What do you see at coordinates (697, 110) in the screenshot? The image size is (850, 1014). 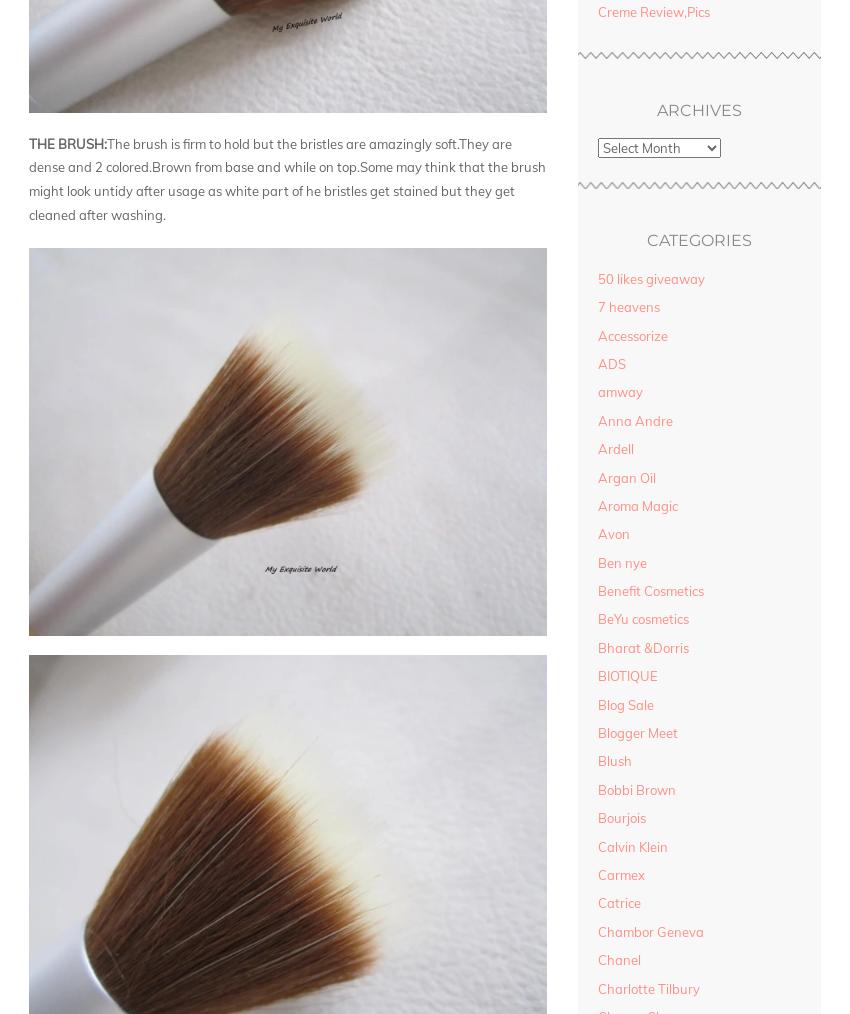 I see `'Archives'` at bounding box center [697, 110].